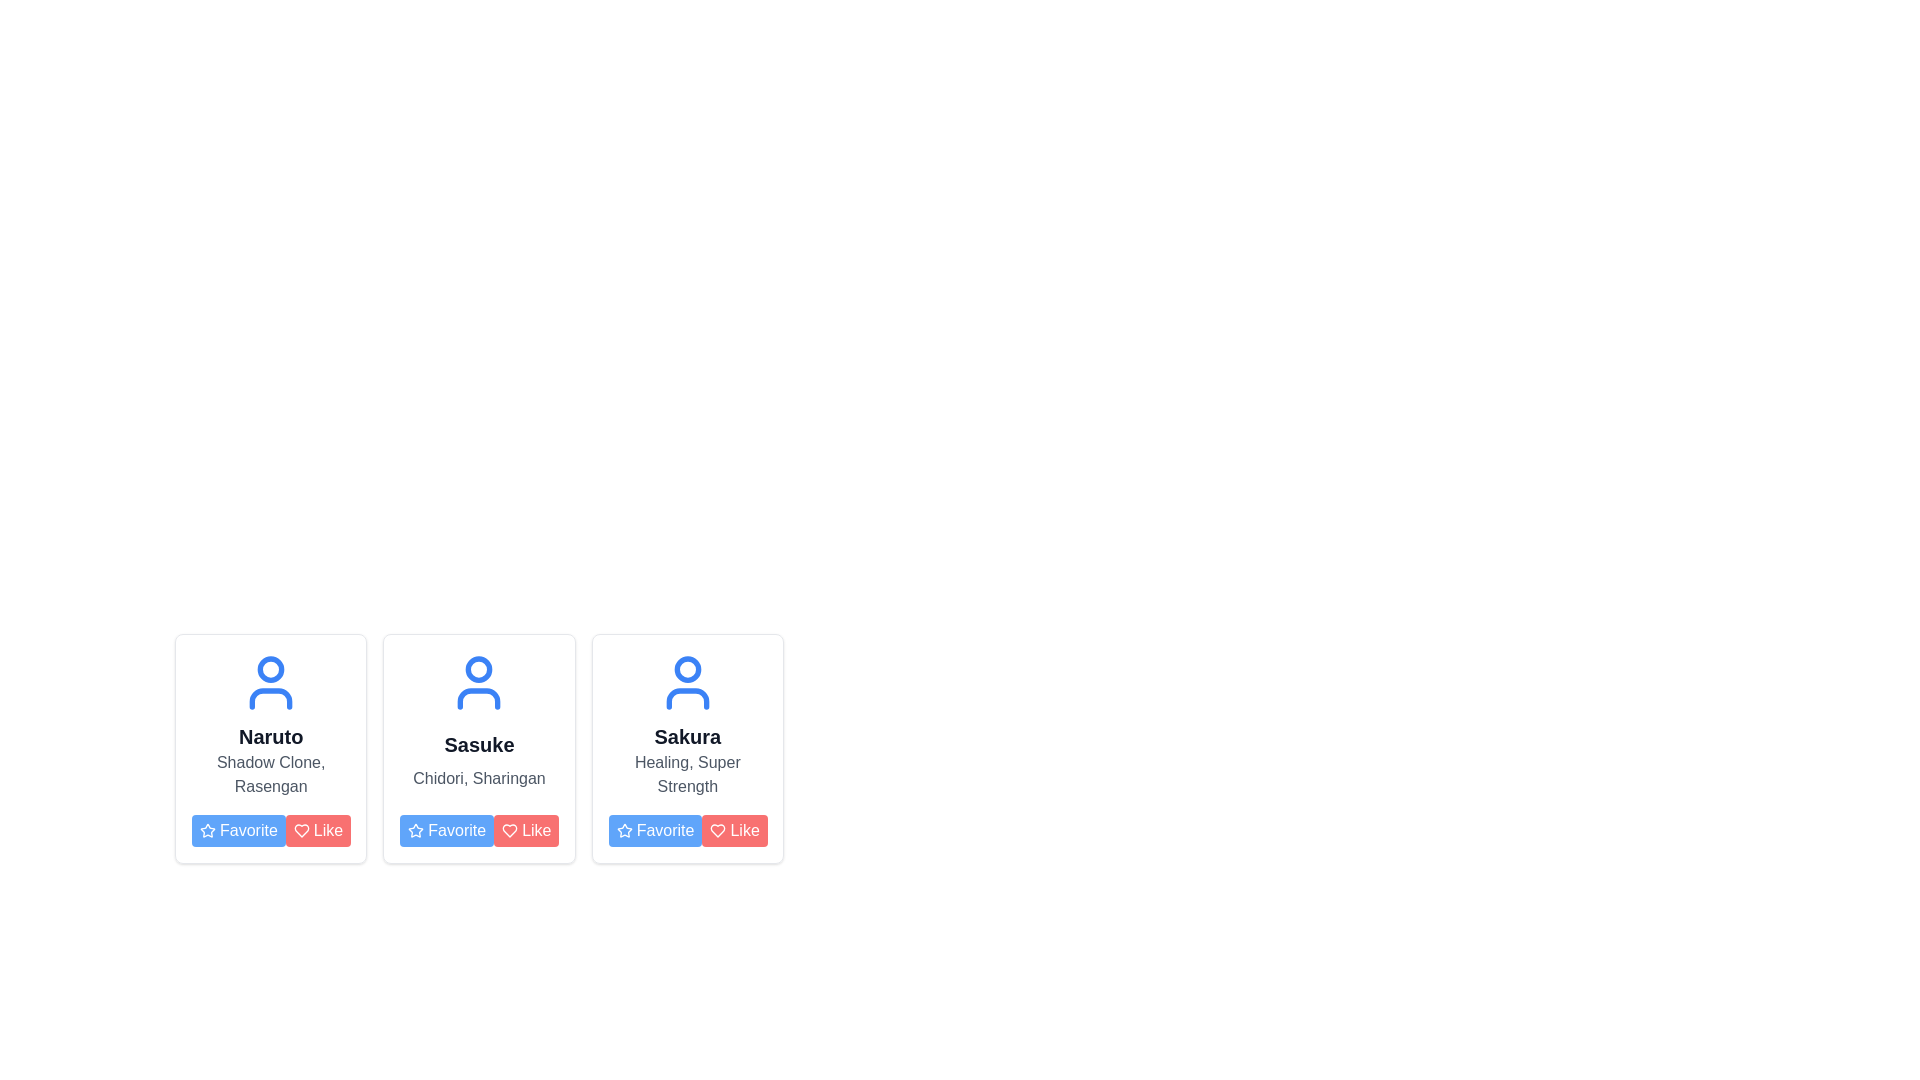 The width and height of the screenshot is (1920, 1080). I want to click on the 'Favorite' button located at the bottom of the 'Sakura' card to mark it as favorite, so click(687, 830).